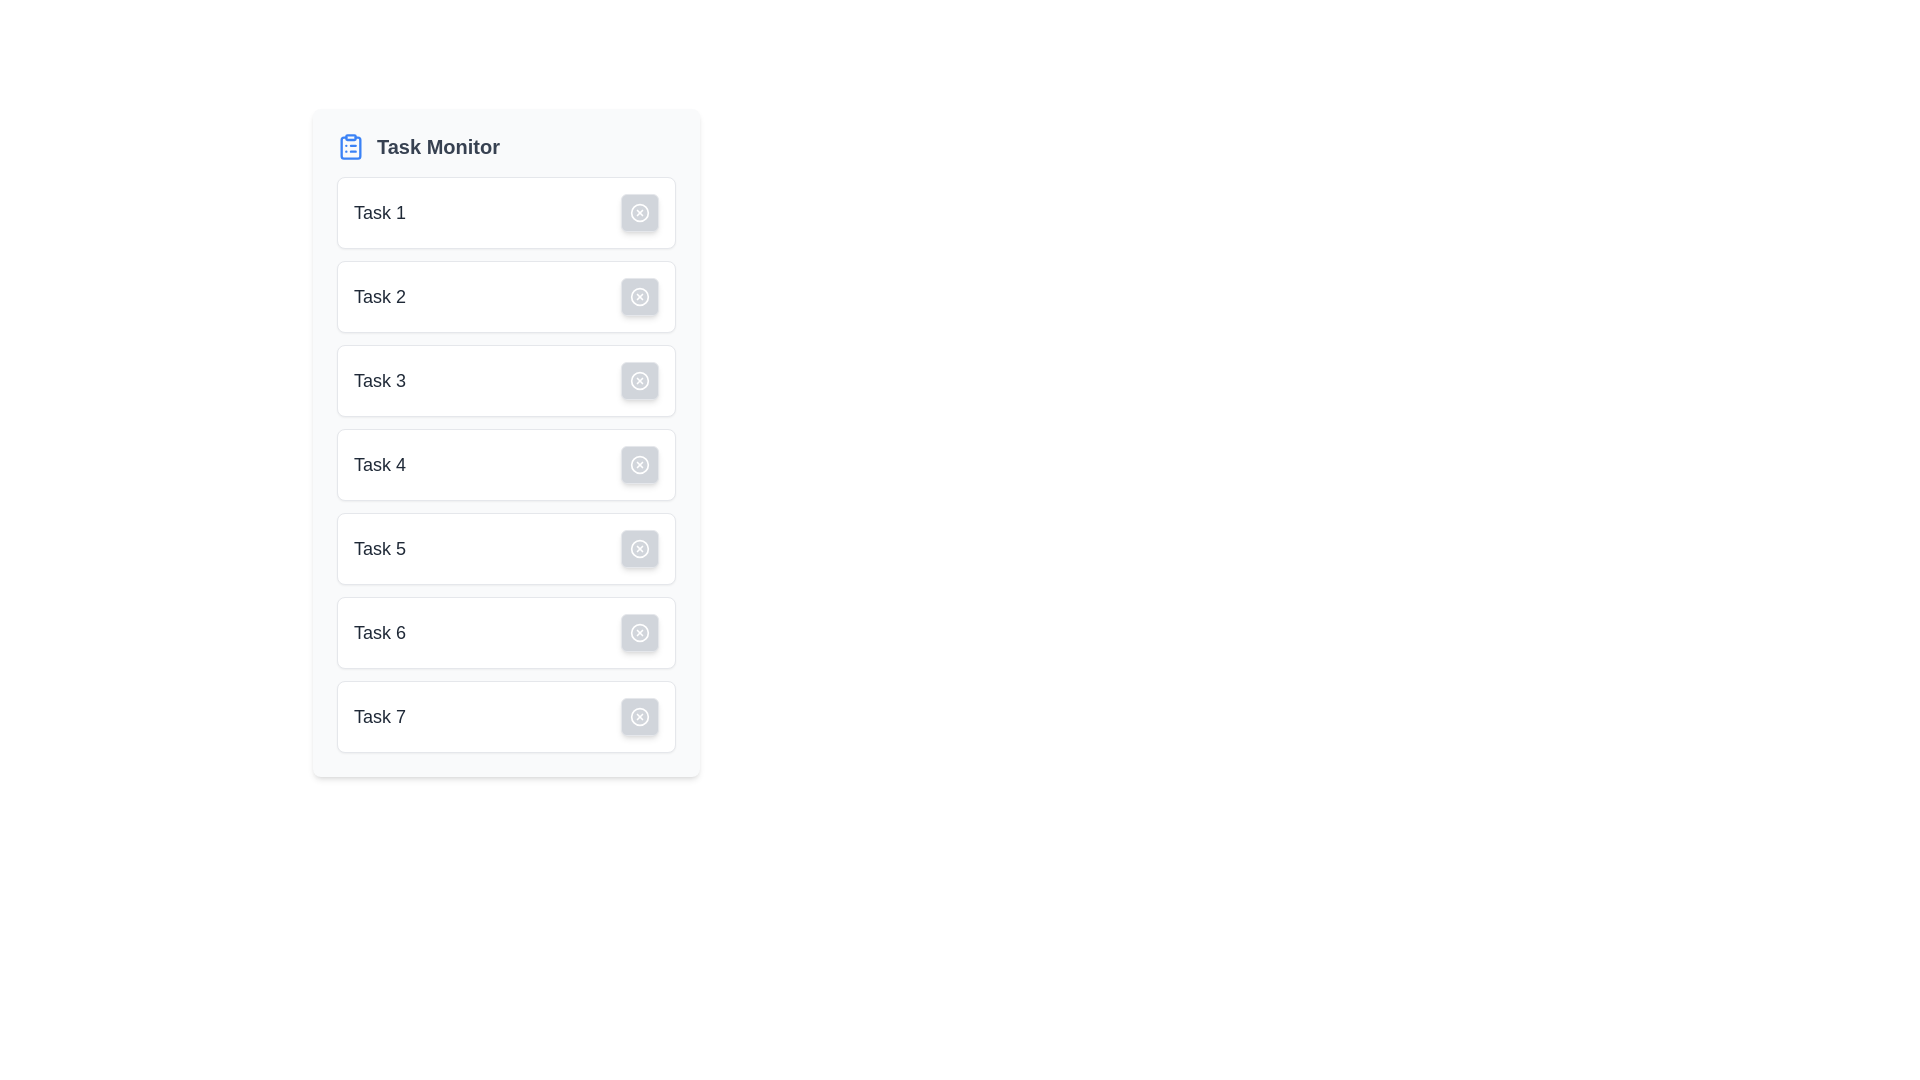  What do you see at coordinates (638, 548) in the screenshot?
I see `the core circle of the 'X' icon associated with 'Task 5' in the 'Task Monitor' interface` at bounding box center [638, 548].